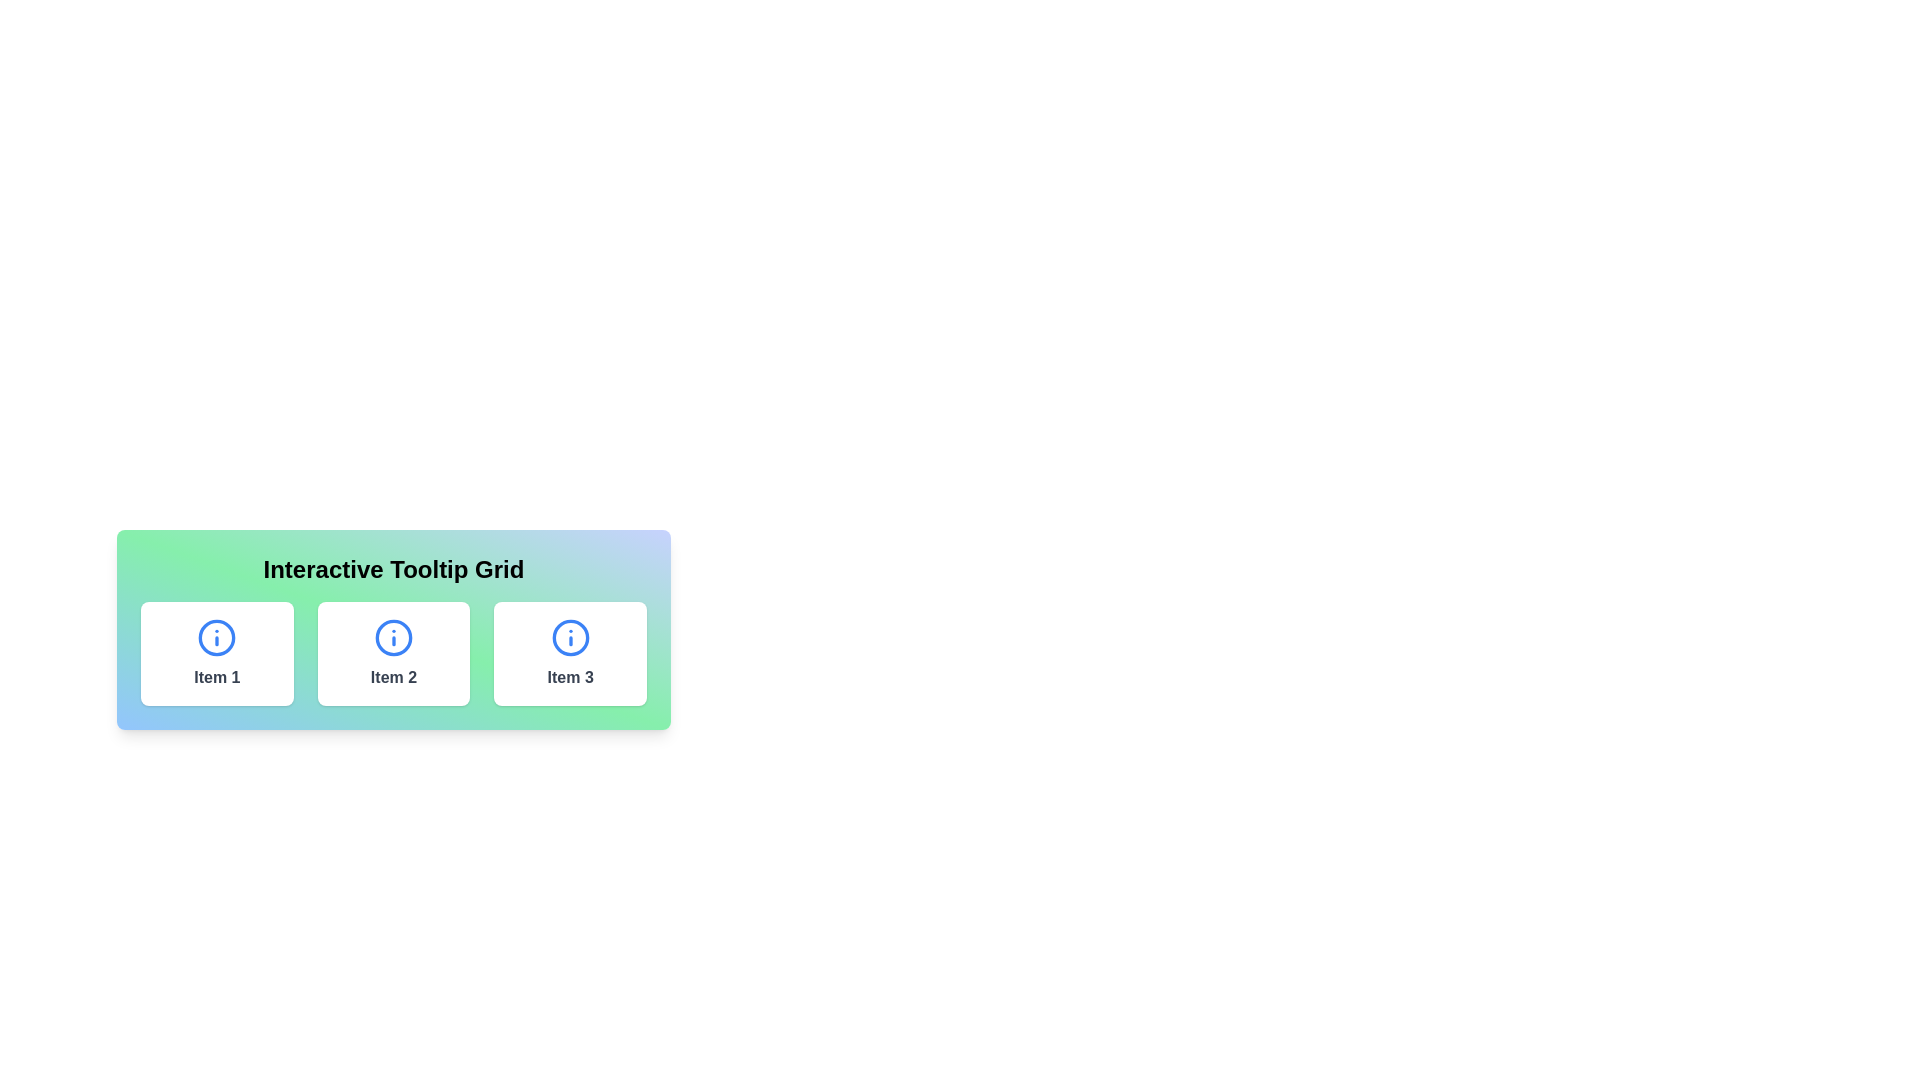 The width and height of the screenshot is (1920, 1080). Describe the element at coordinates (569, 637) in the screenshot. I see `the circular information icon with a blue border and 'i' symbol located in the card labeled 'Item 3'` at that location.